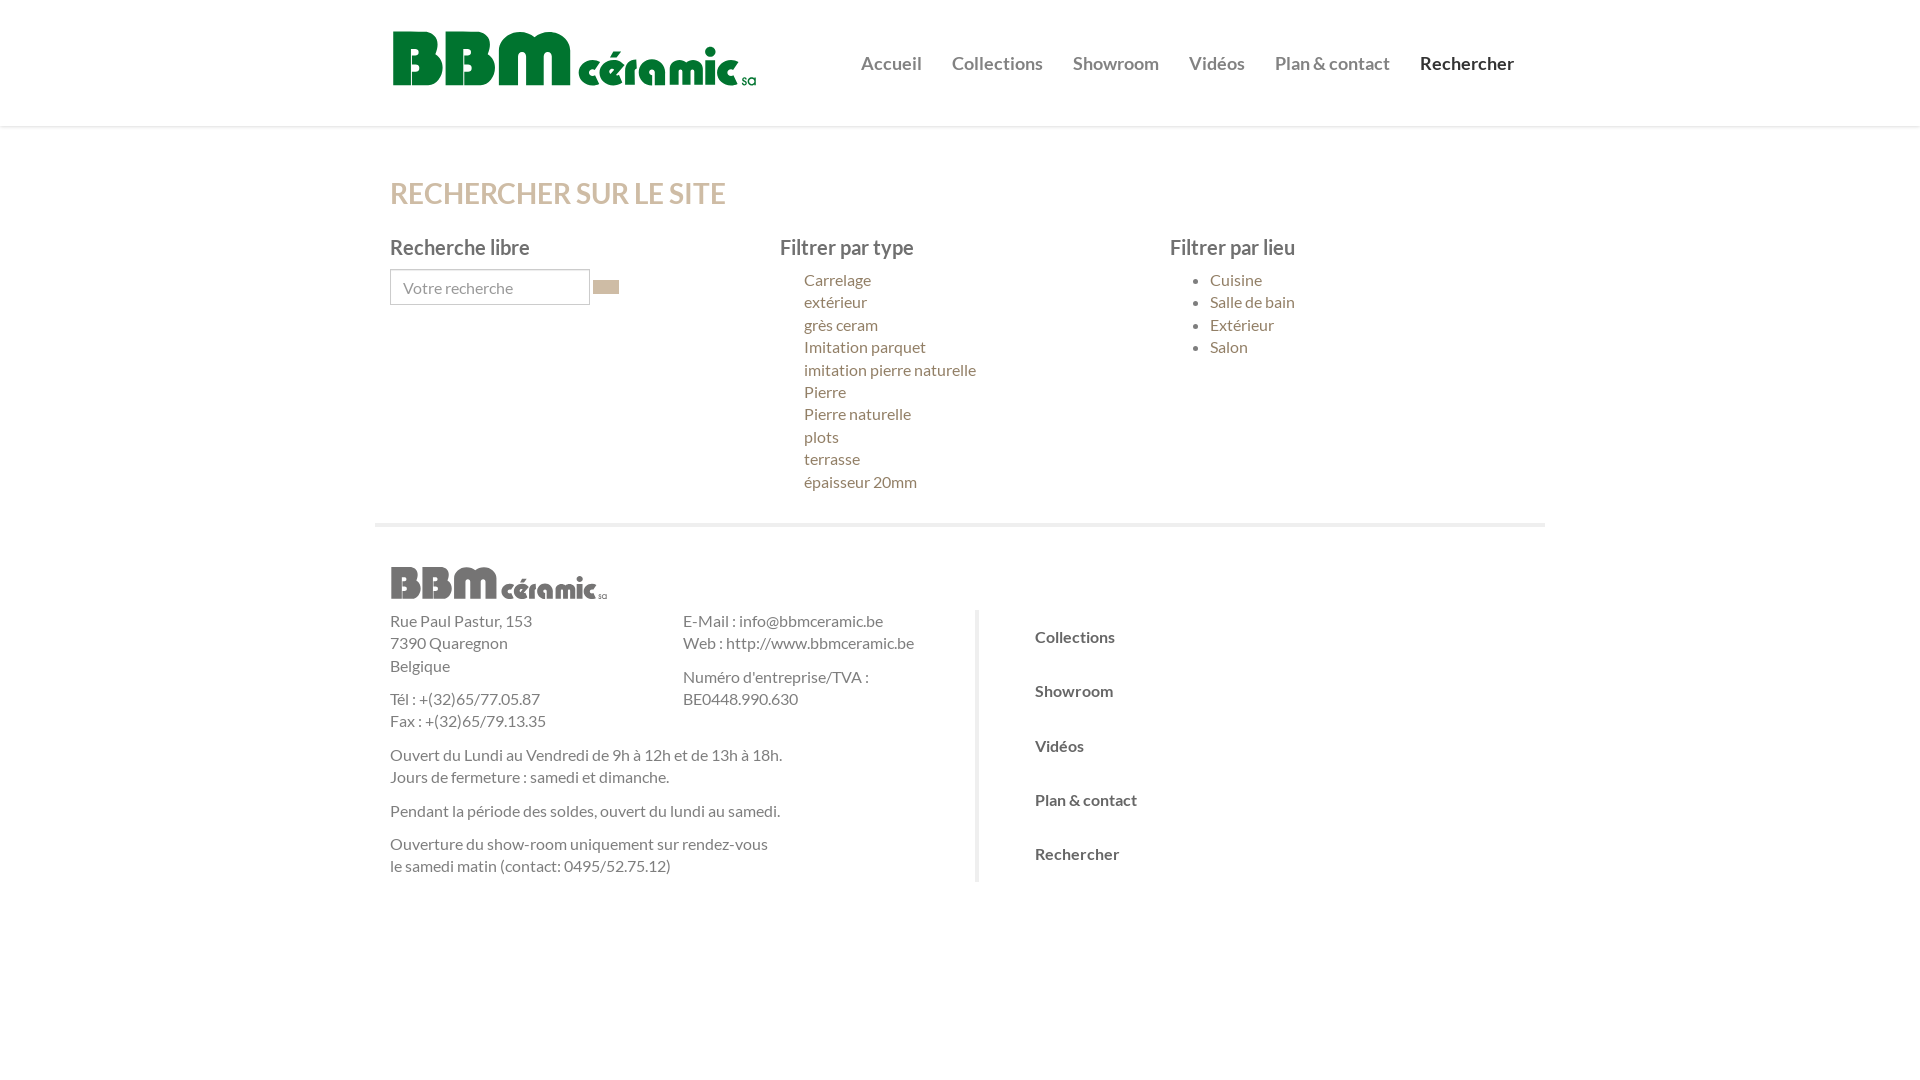 The image size is (1920, 1080). Describe the element at coordinates (778, 435) in the screenshot. I see `'plots'` at that location.